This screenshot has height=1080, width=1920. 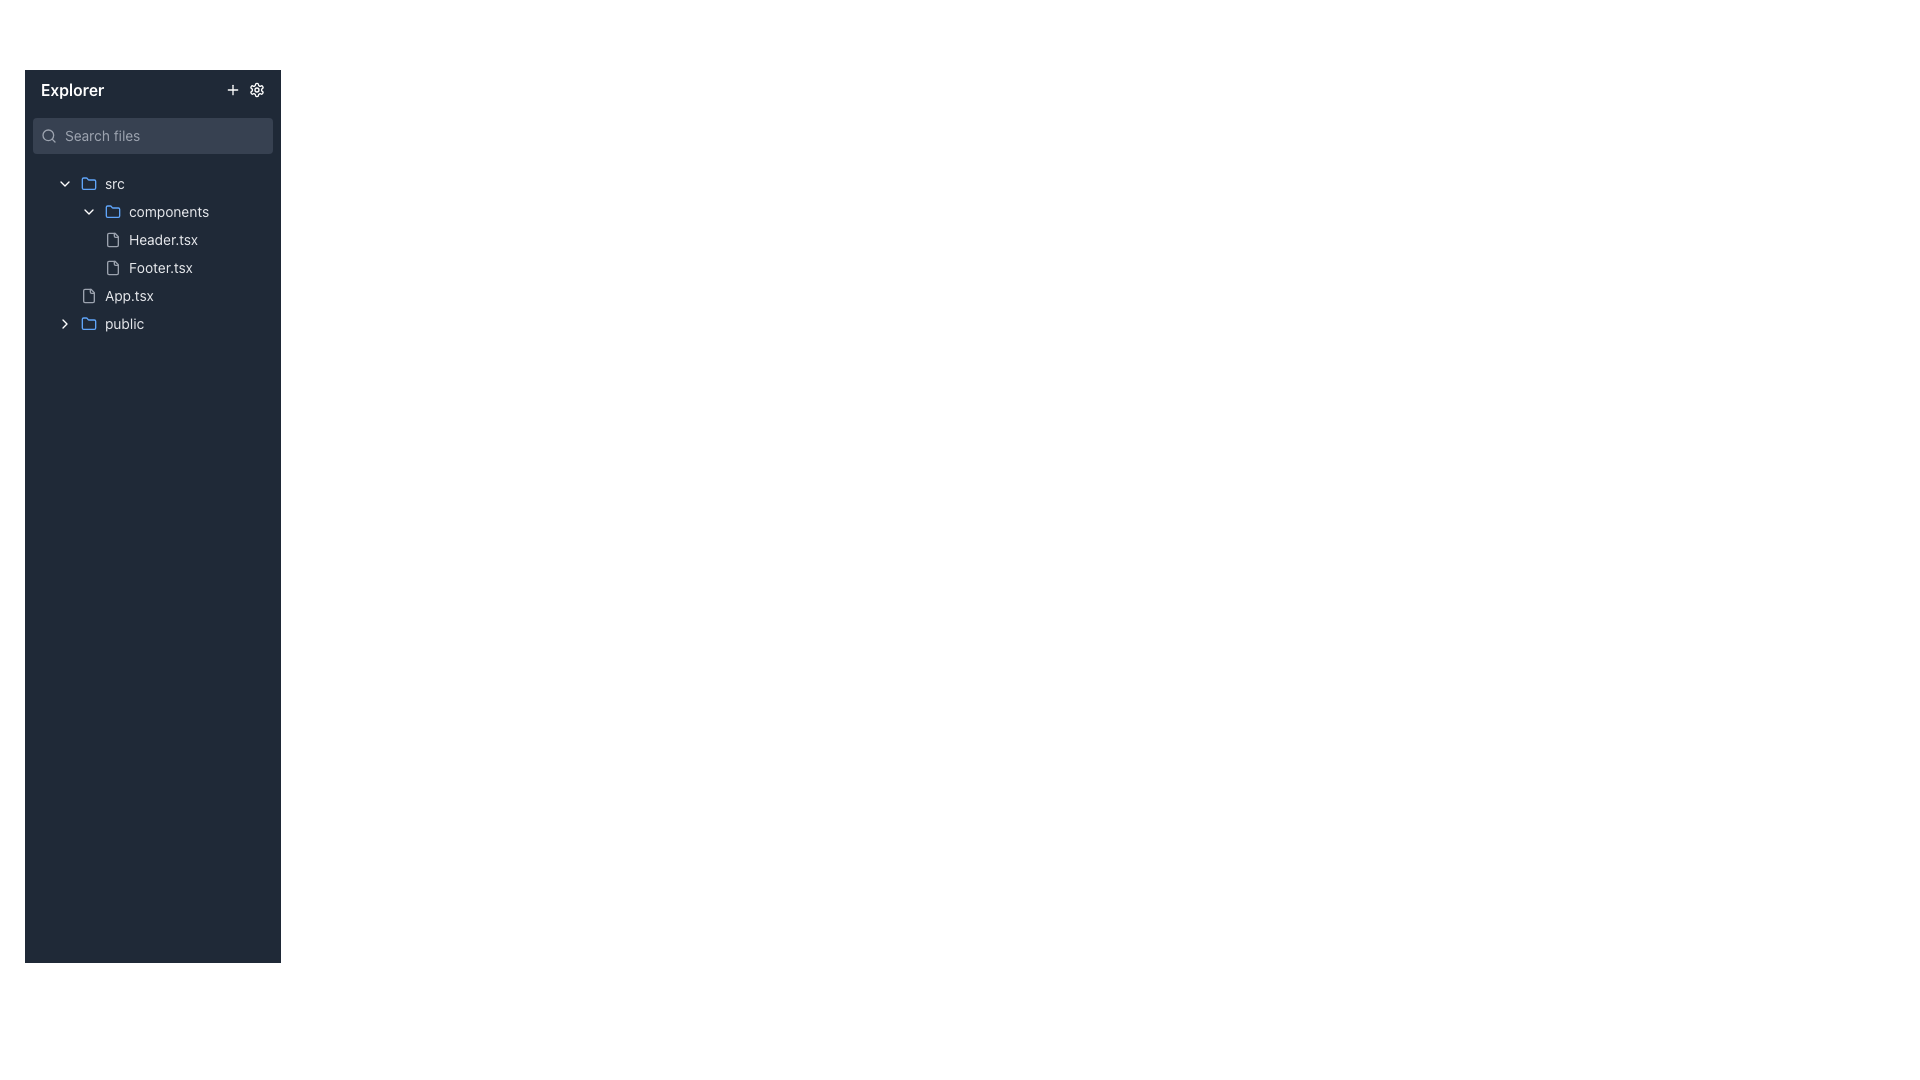 I want to click on and drop text into the search bar located below the 'Explorer' label, which has a placeholder text 'Search files' and a dark background, so click(x=152, y=135).